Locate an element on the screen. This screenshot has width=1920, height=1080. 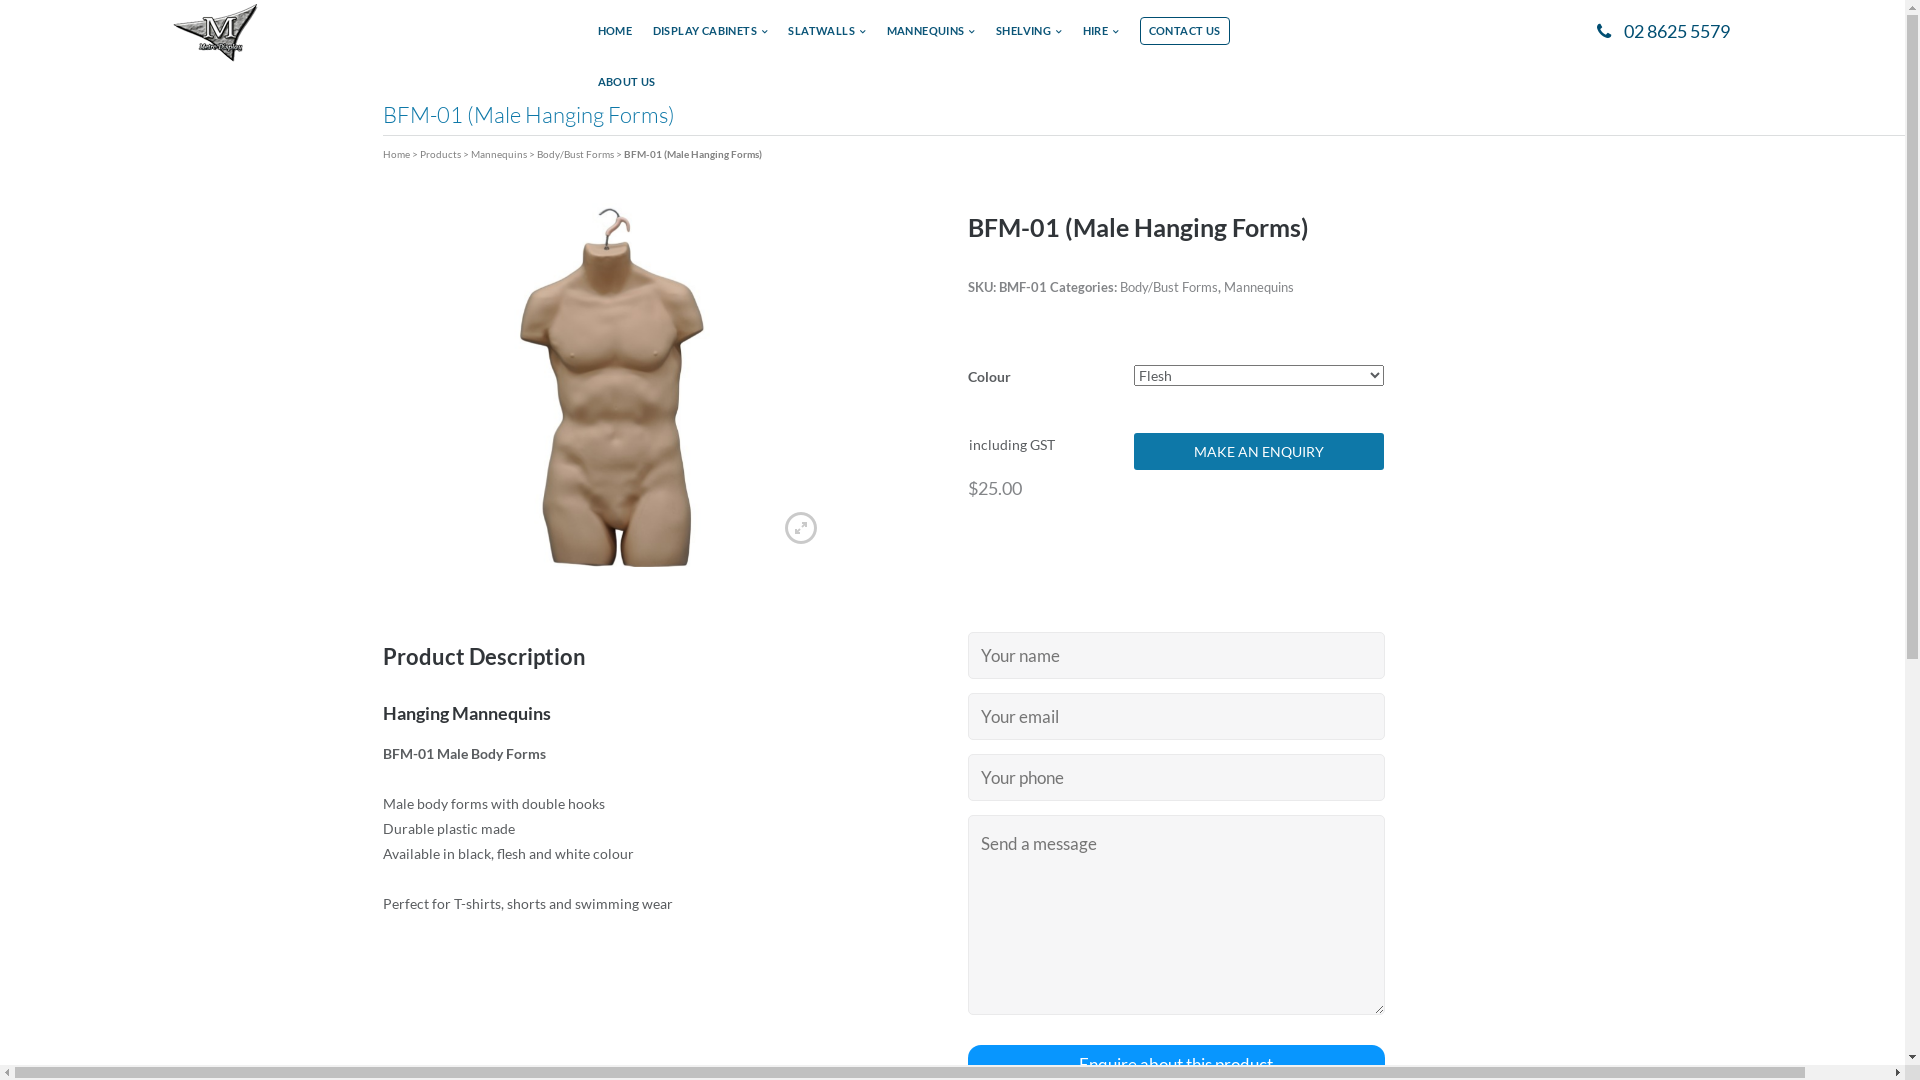
'Body/Bust Forms' is located at coordinates (573, 153).